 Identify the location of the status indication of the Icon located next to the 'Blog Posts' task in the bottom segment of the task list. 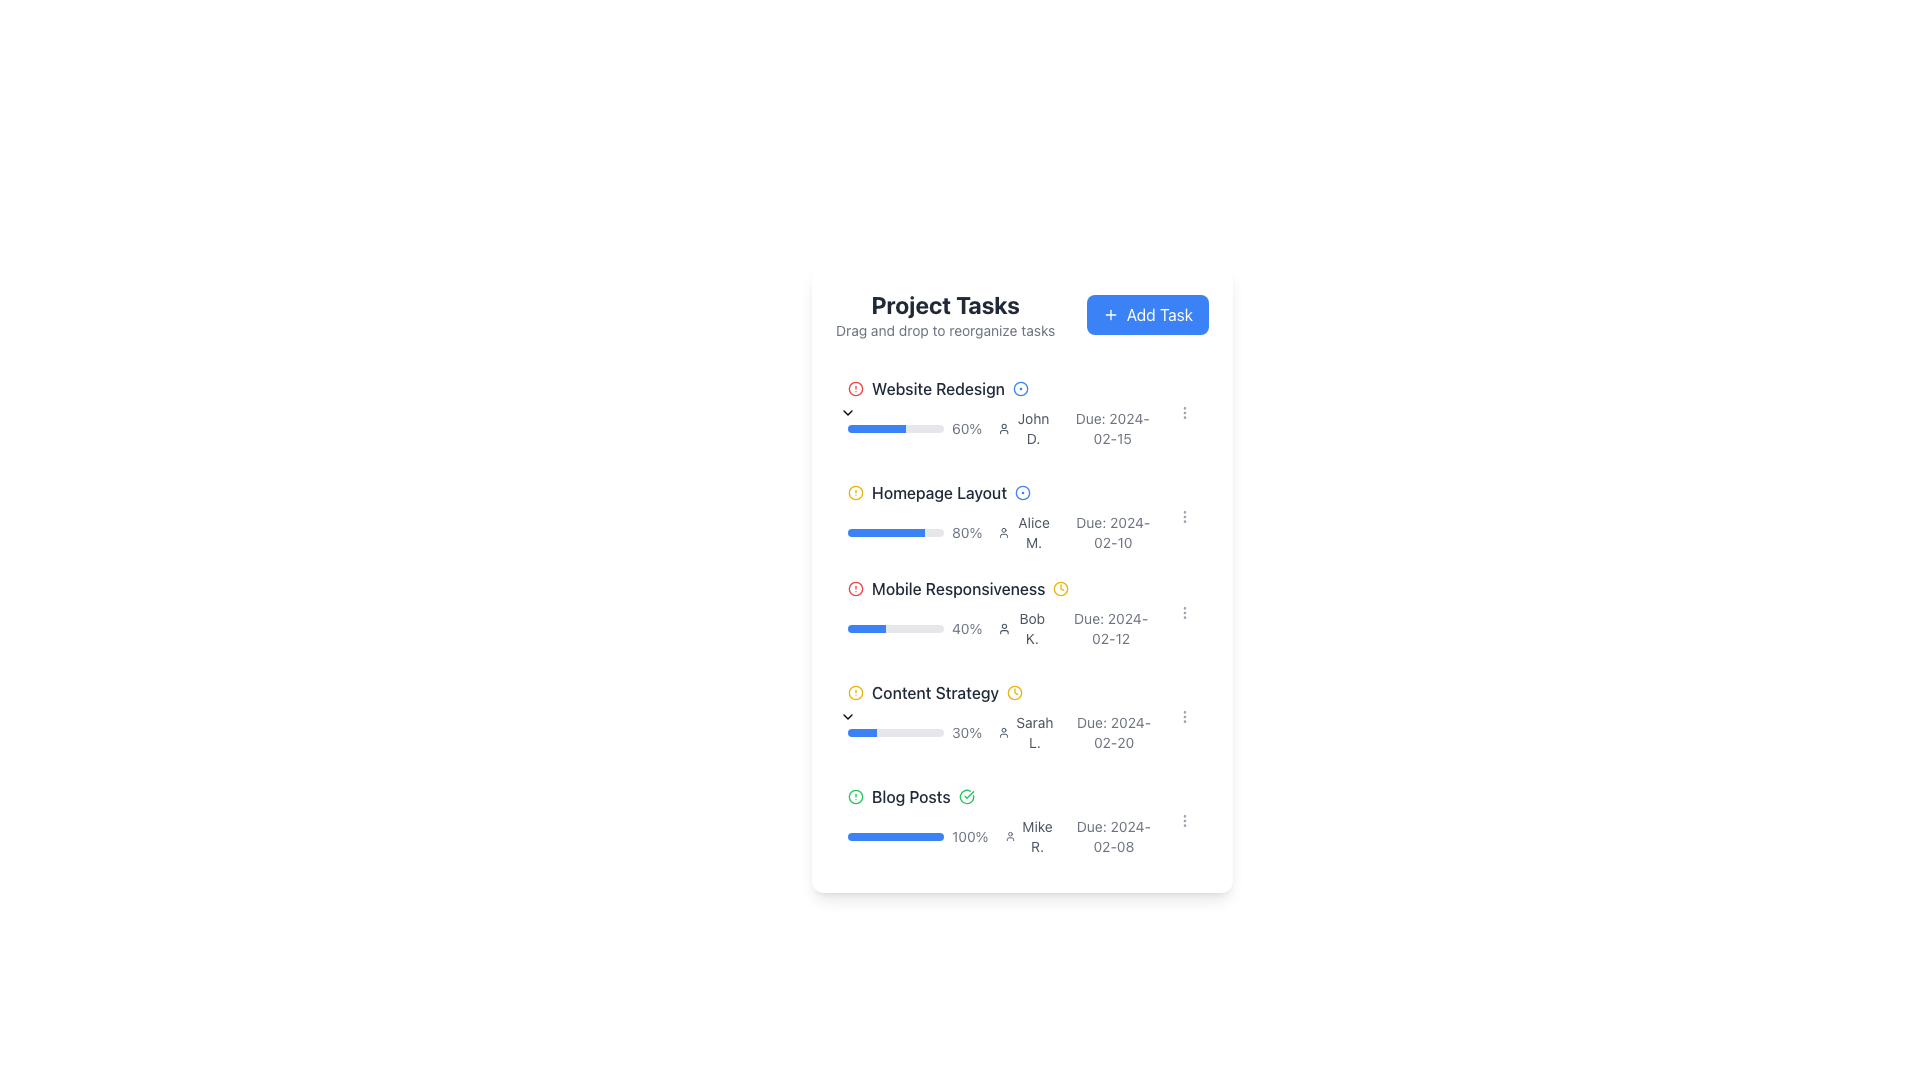
(855, 796).